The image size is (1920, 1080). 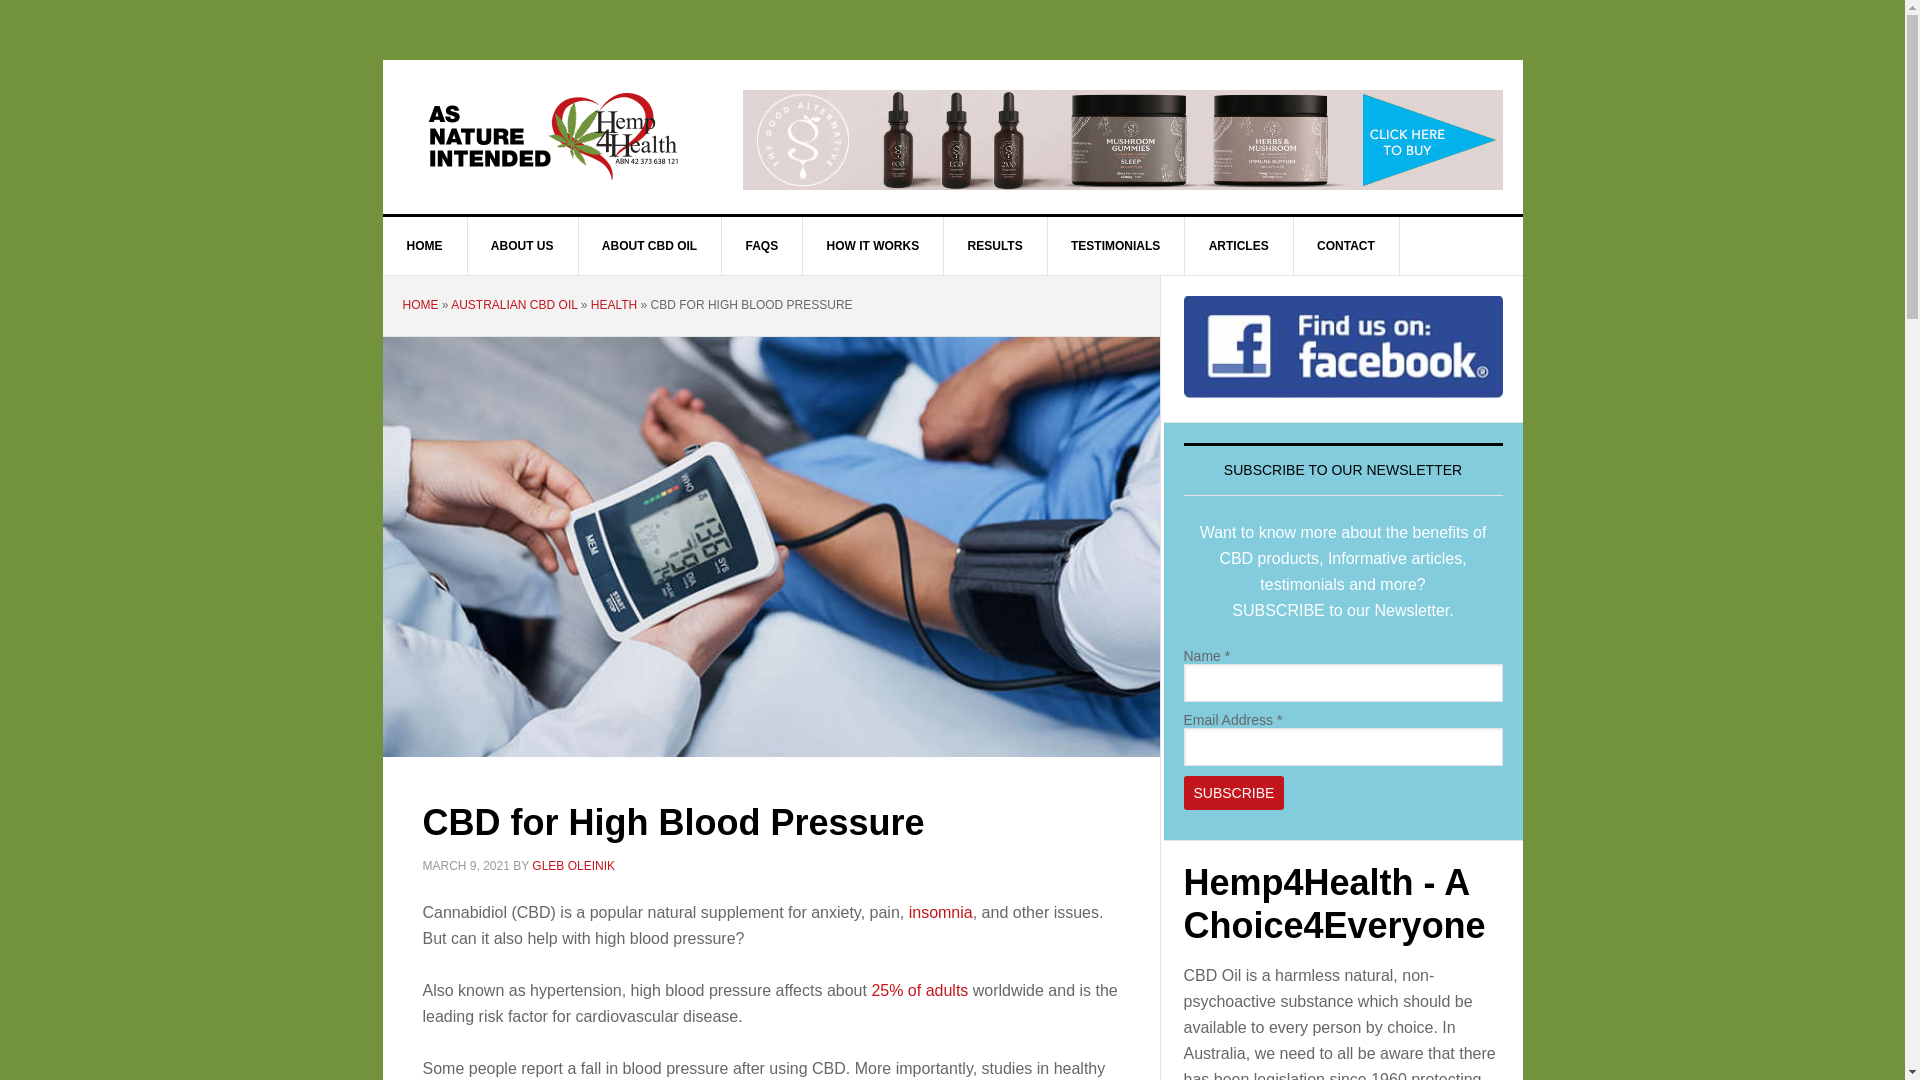 I want to click on 'Subscribe', so click(x=1184, y=792).